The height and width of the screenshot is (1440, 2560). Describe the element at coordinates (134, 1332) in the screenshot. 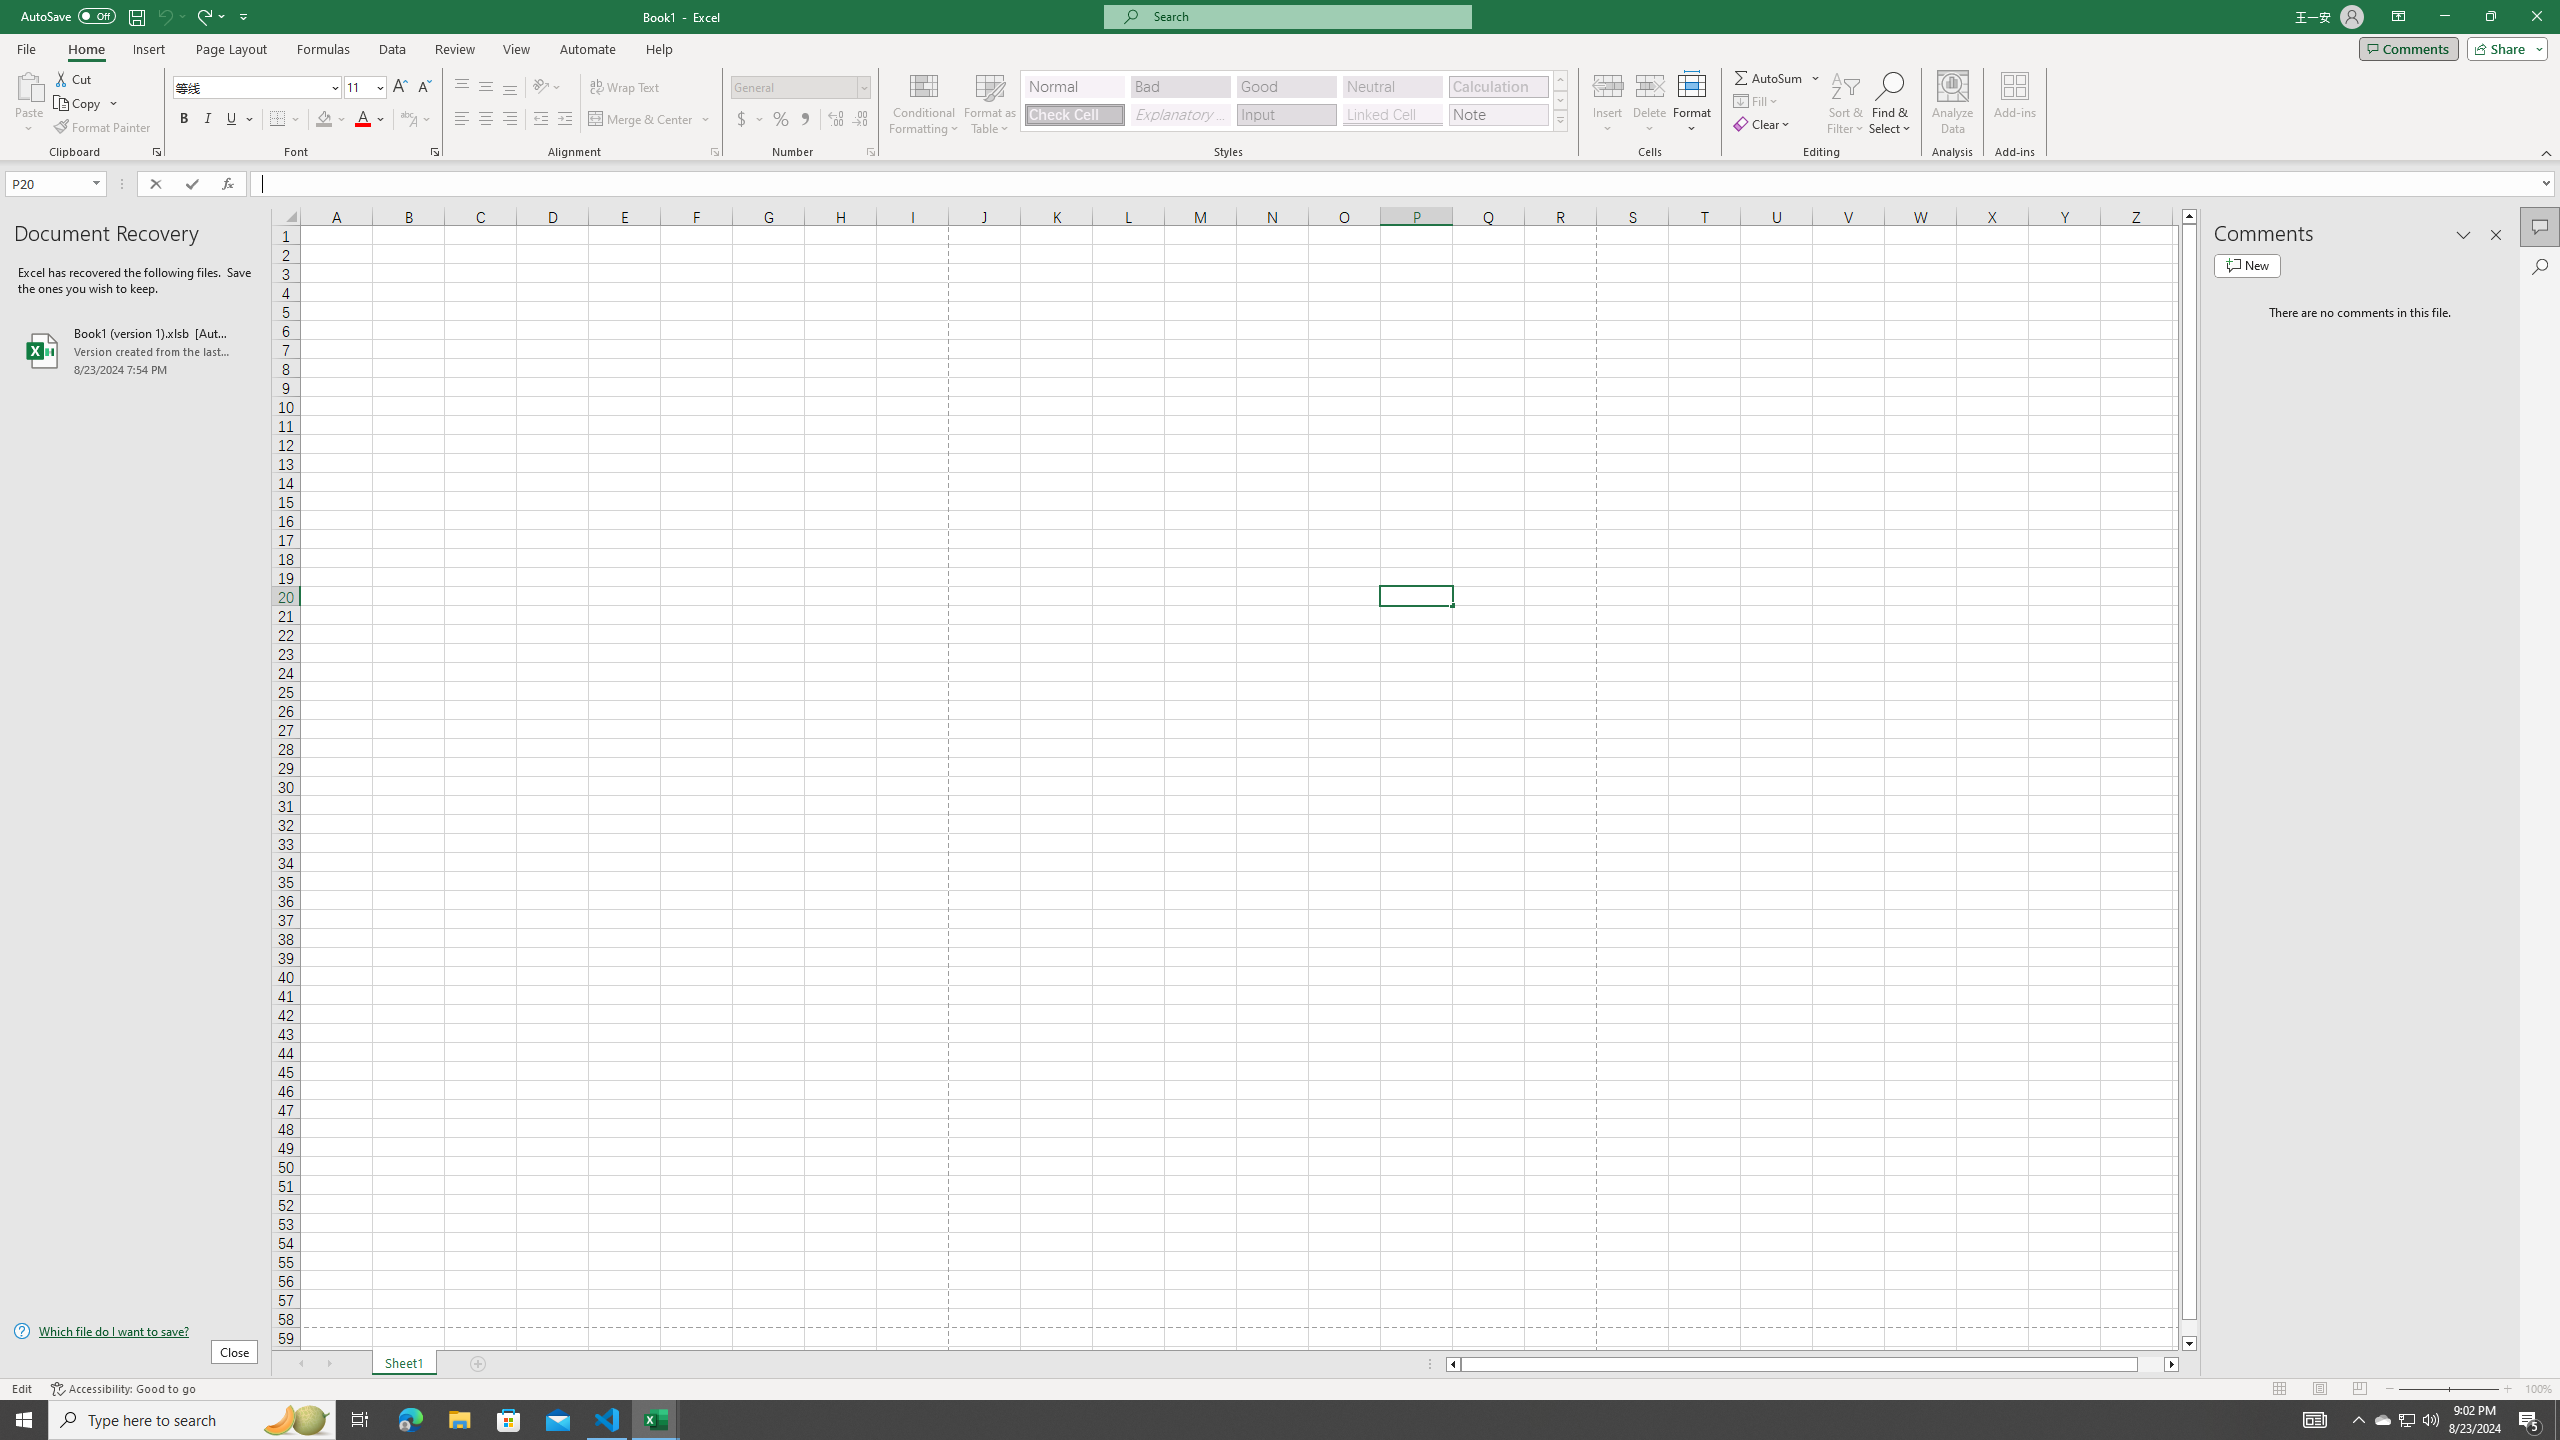

I see `'Which file do I want to save?'` at that location.